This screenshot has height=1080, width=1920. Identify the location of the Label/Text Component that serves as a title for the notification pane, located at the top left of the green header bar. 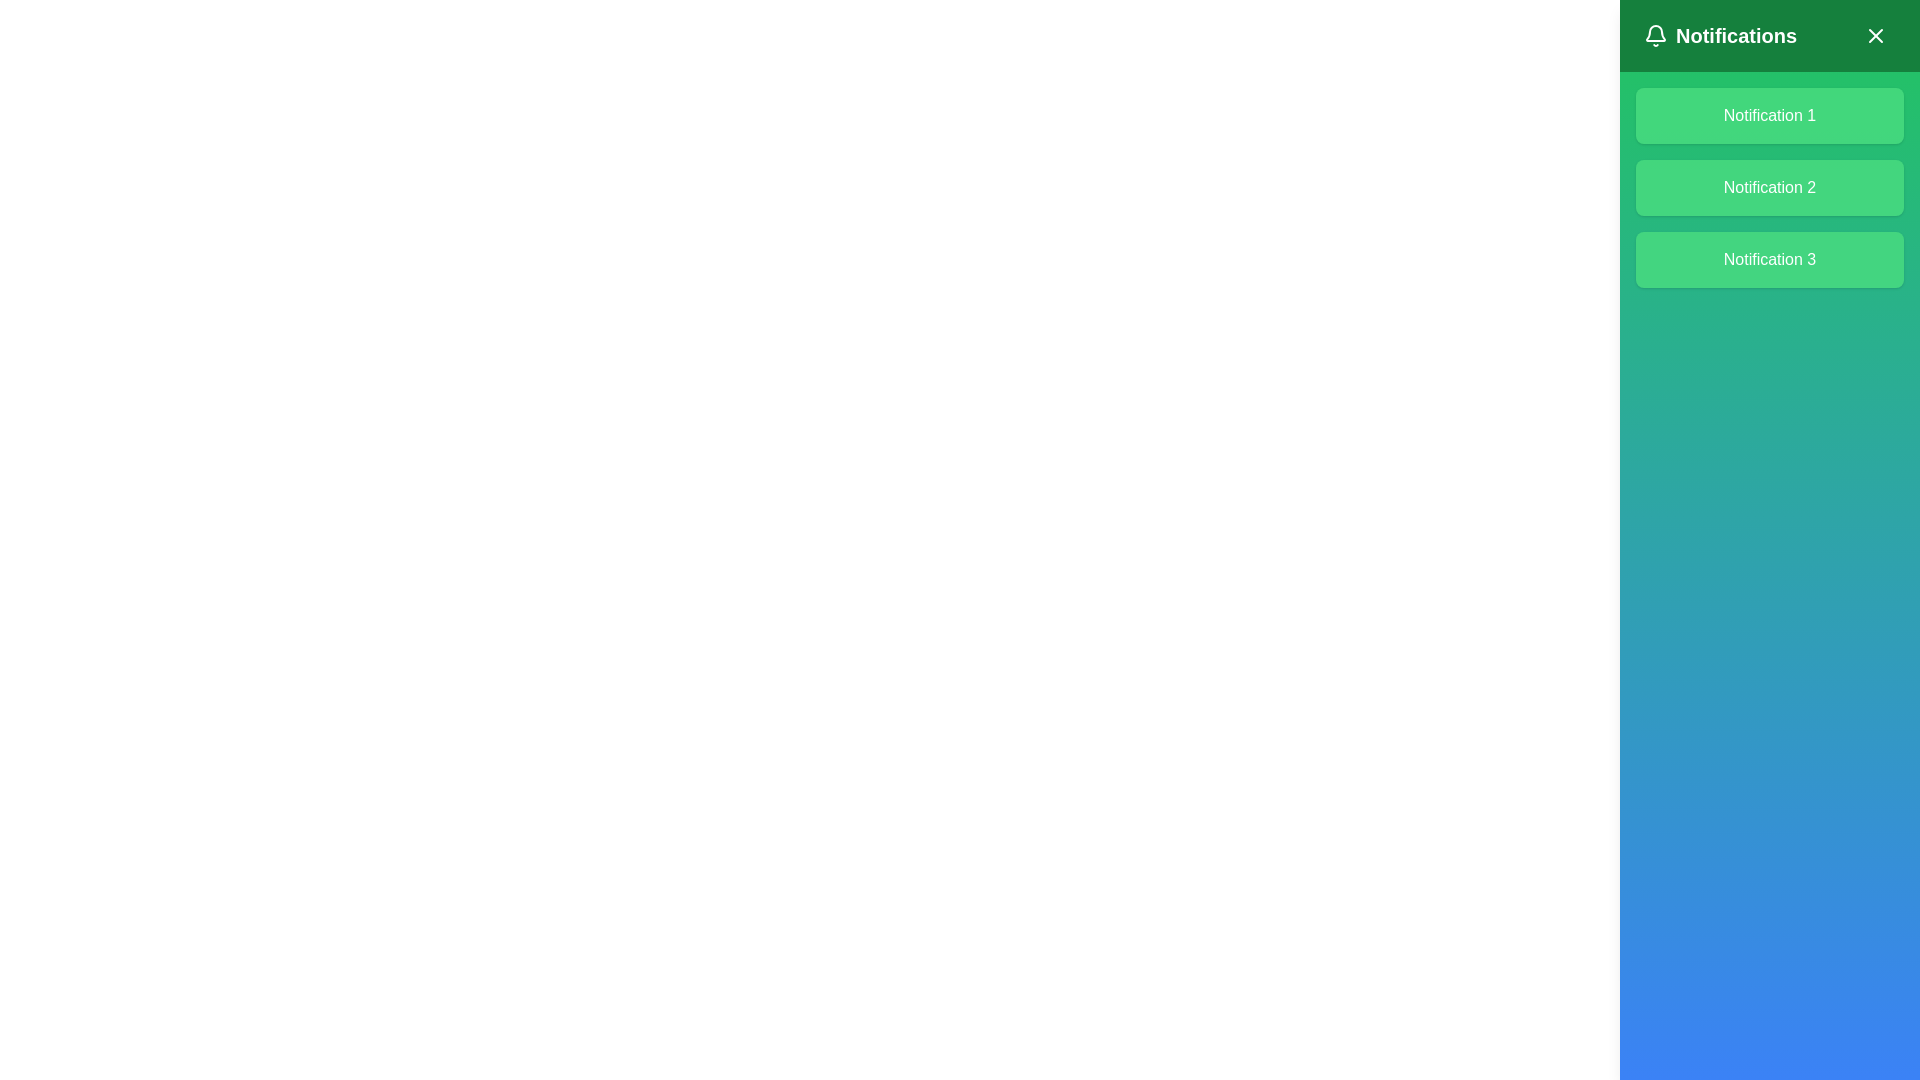
(1719, 35).